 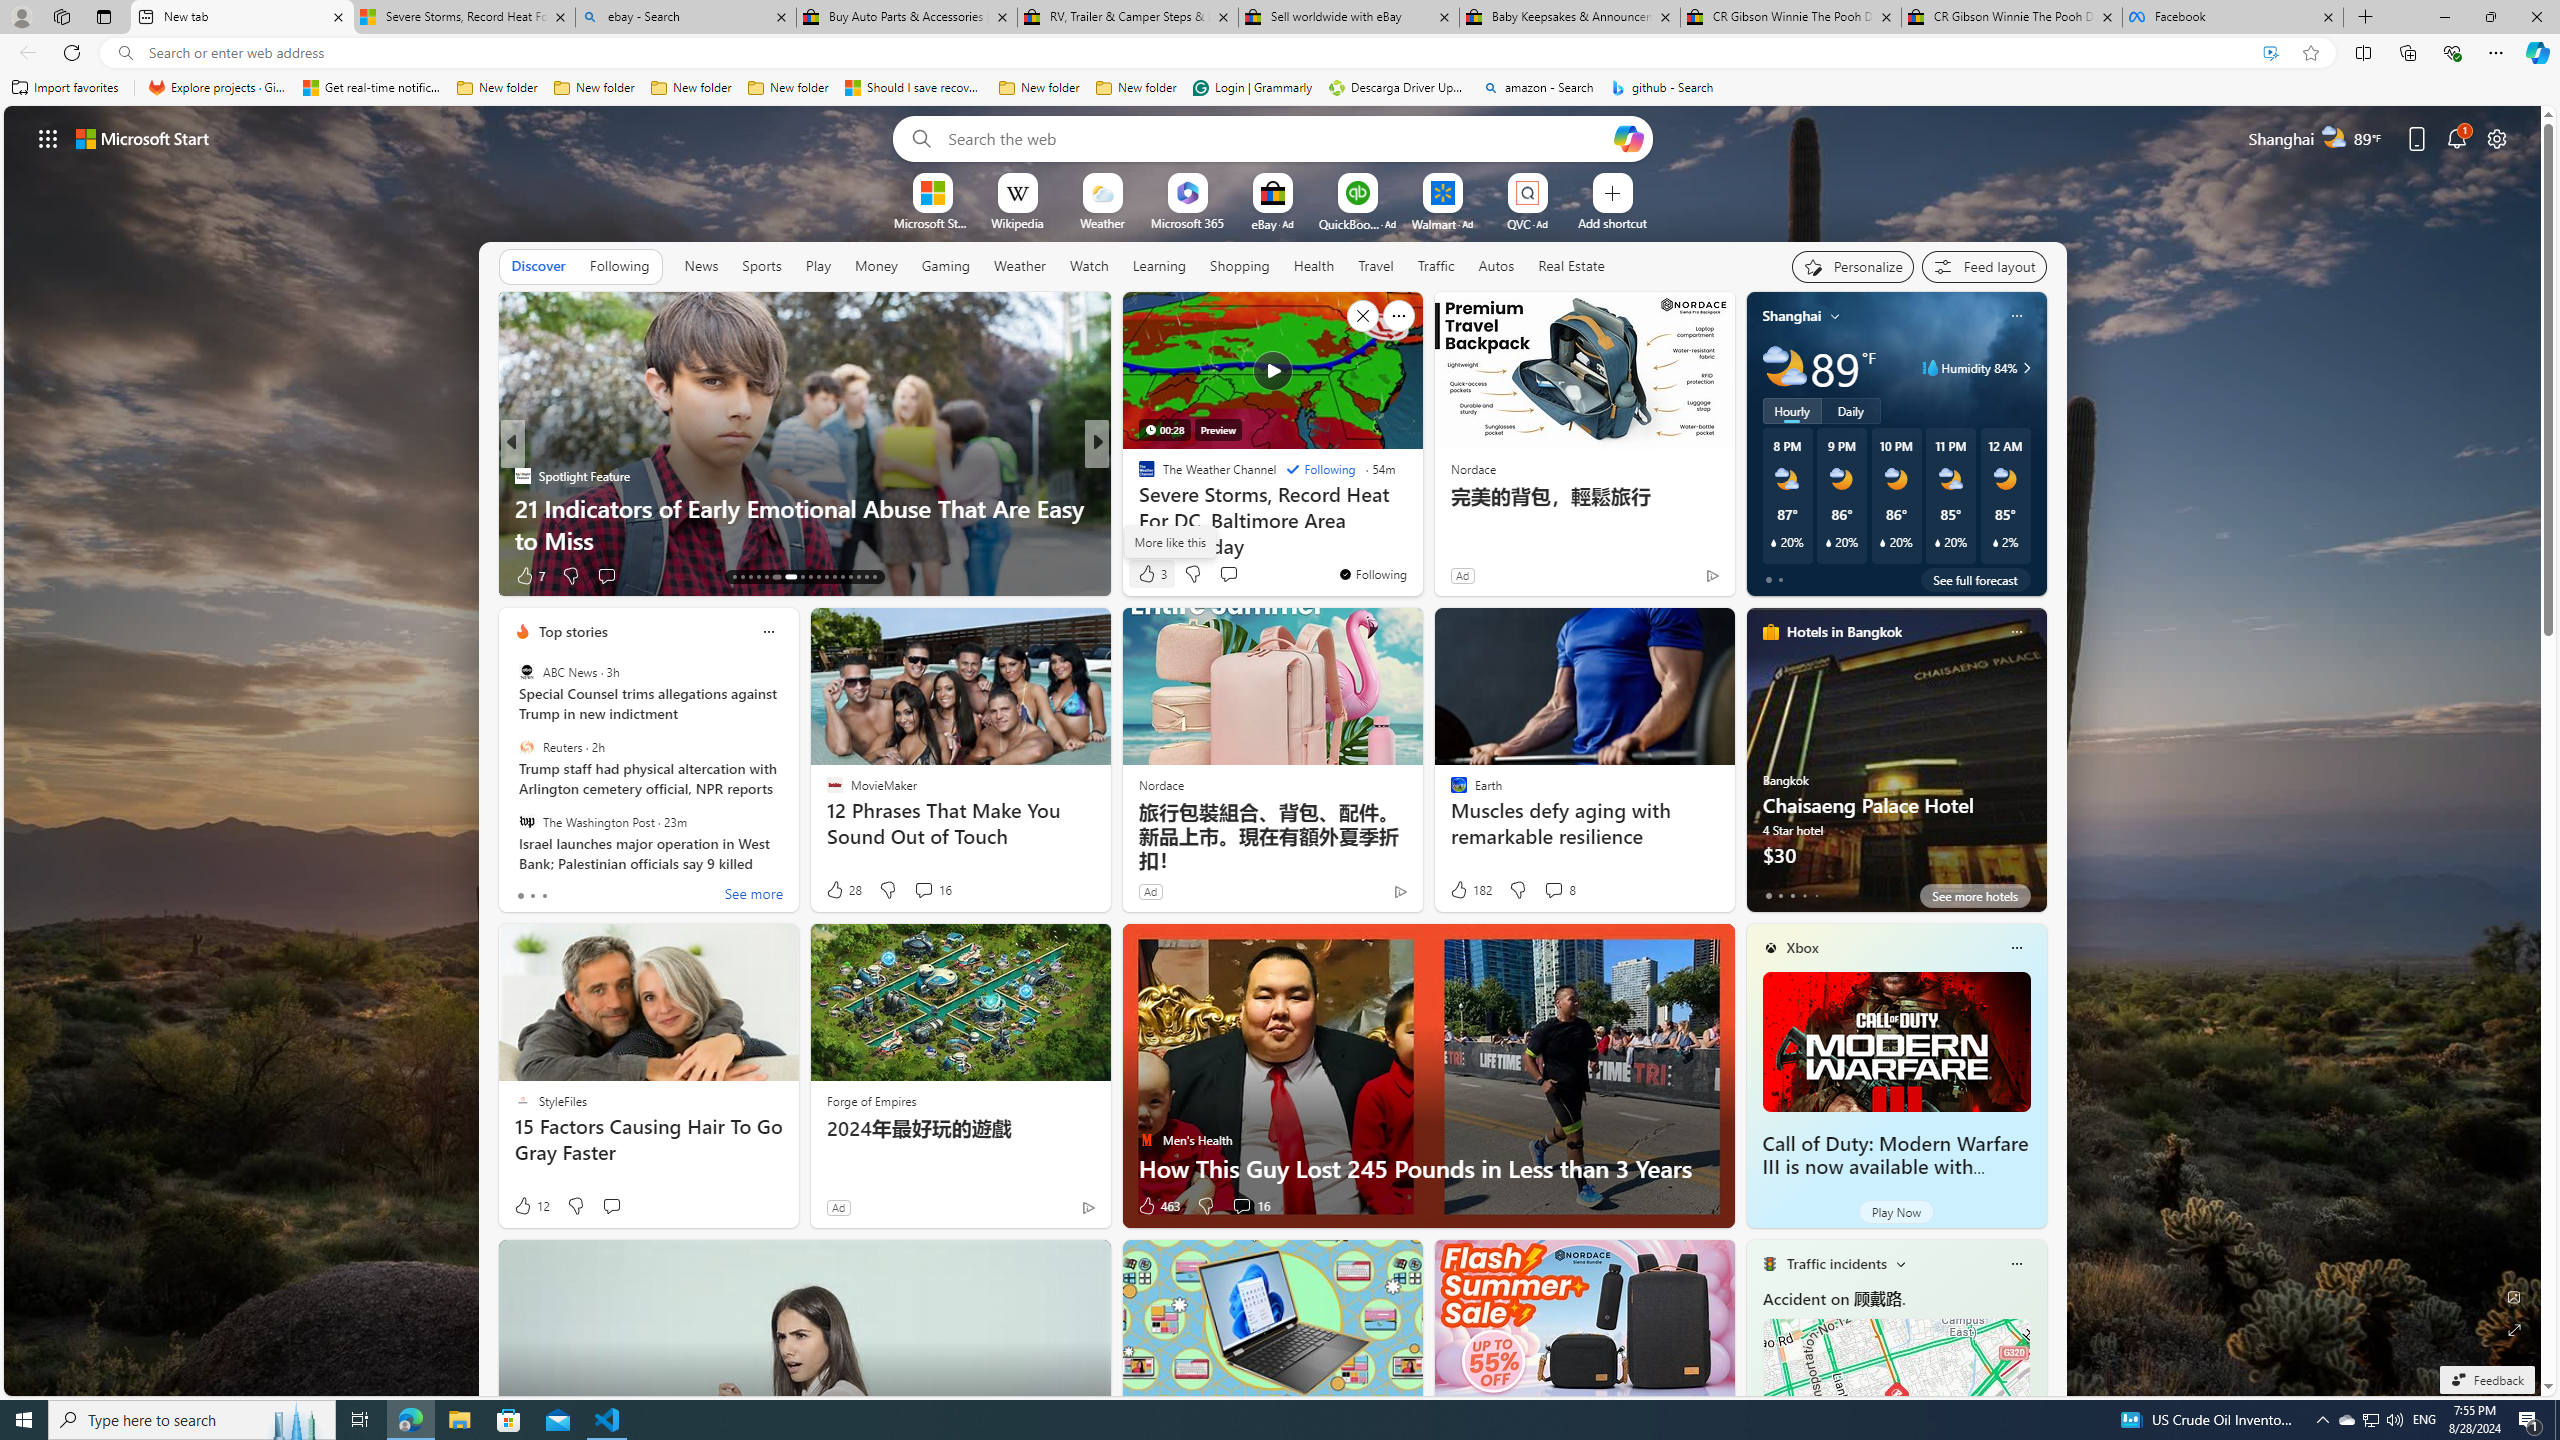 What do you see at coordinates (865, 577) in the screenshot?
I see `'AutomationID: tab-28'` at bounding box center [865, 577].